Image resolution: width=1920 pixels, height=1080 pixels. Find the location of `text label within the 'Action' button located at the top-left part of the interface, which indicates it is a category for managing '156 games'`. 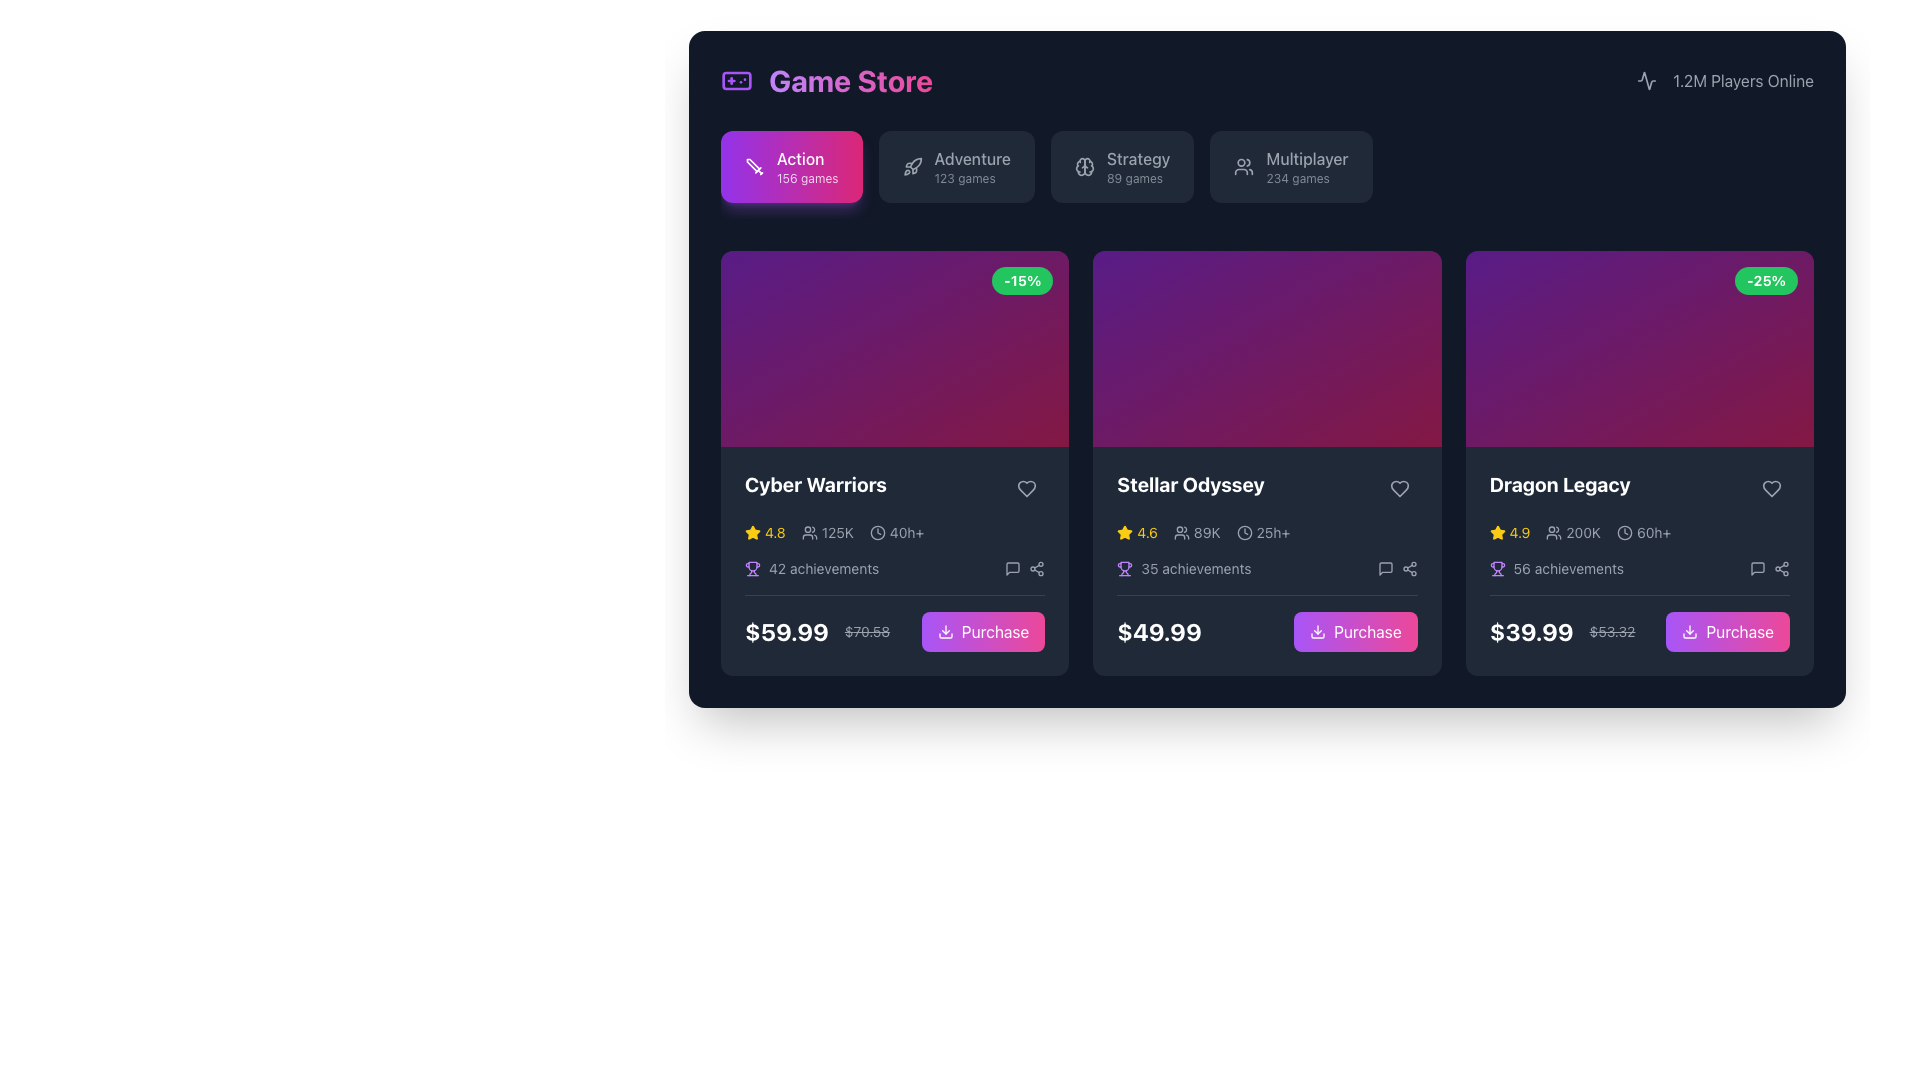

text label within the 'Action' button located at the top-left part of the interface, which indicates it is a category for managing '156 games' is located at coordinates (807, 165).